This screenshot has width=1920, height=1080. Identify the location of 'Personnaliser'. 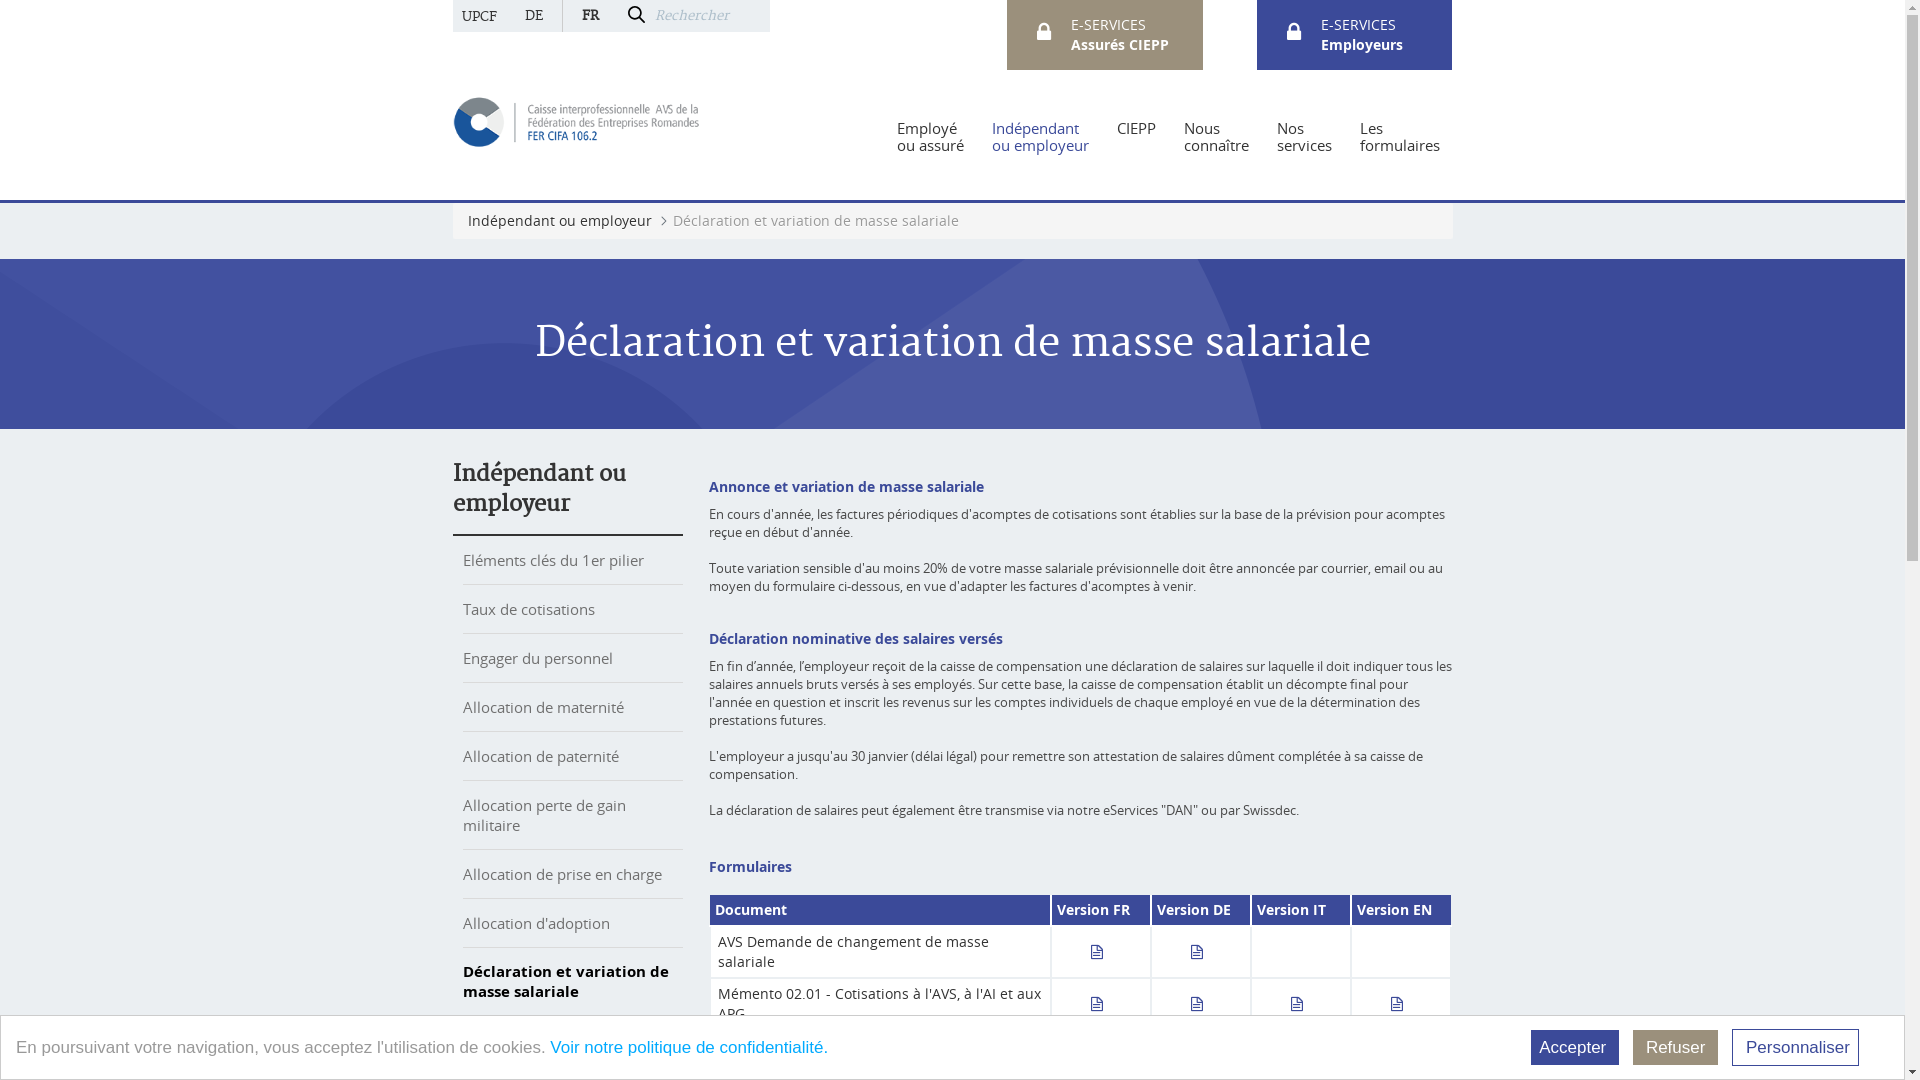
(1795, 1046).